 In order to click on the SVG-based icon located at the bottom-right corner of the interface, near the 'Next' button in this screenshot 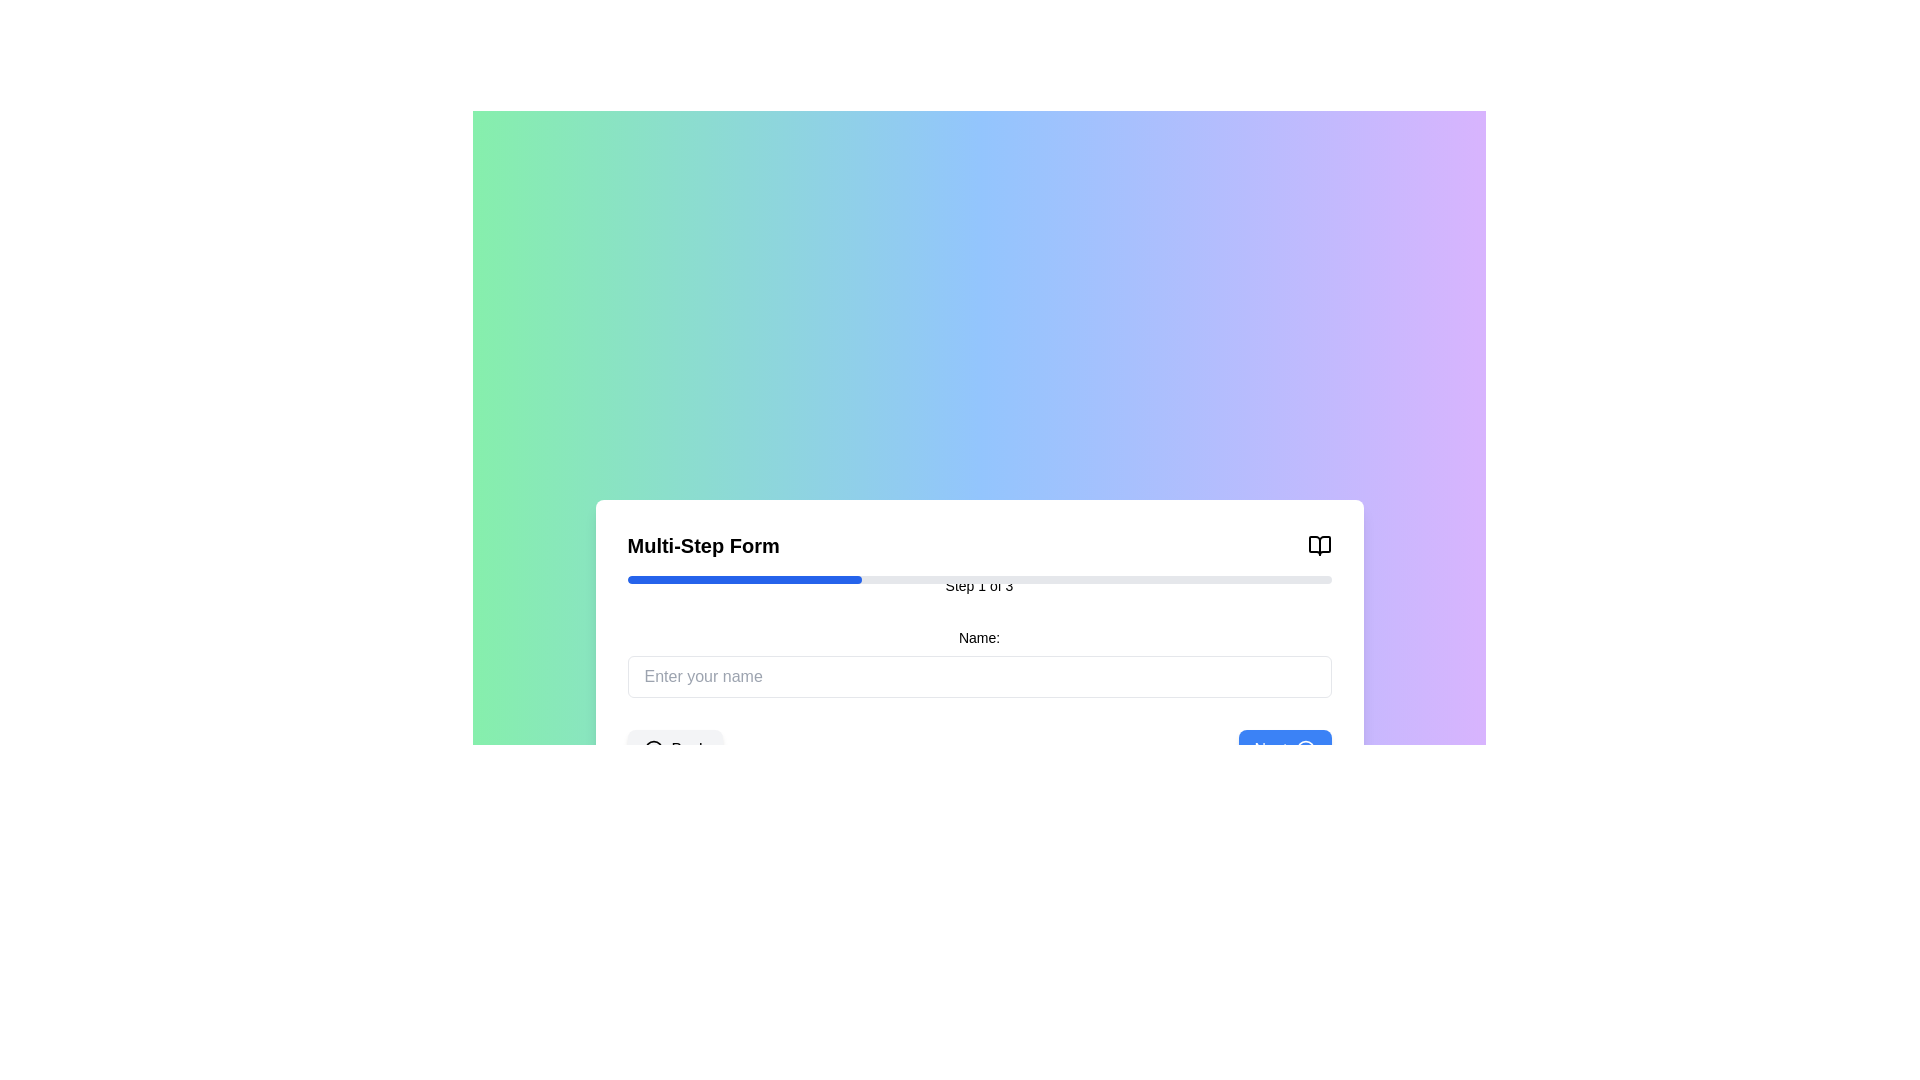, I will do `click(1305, 749)`.